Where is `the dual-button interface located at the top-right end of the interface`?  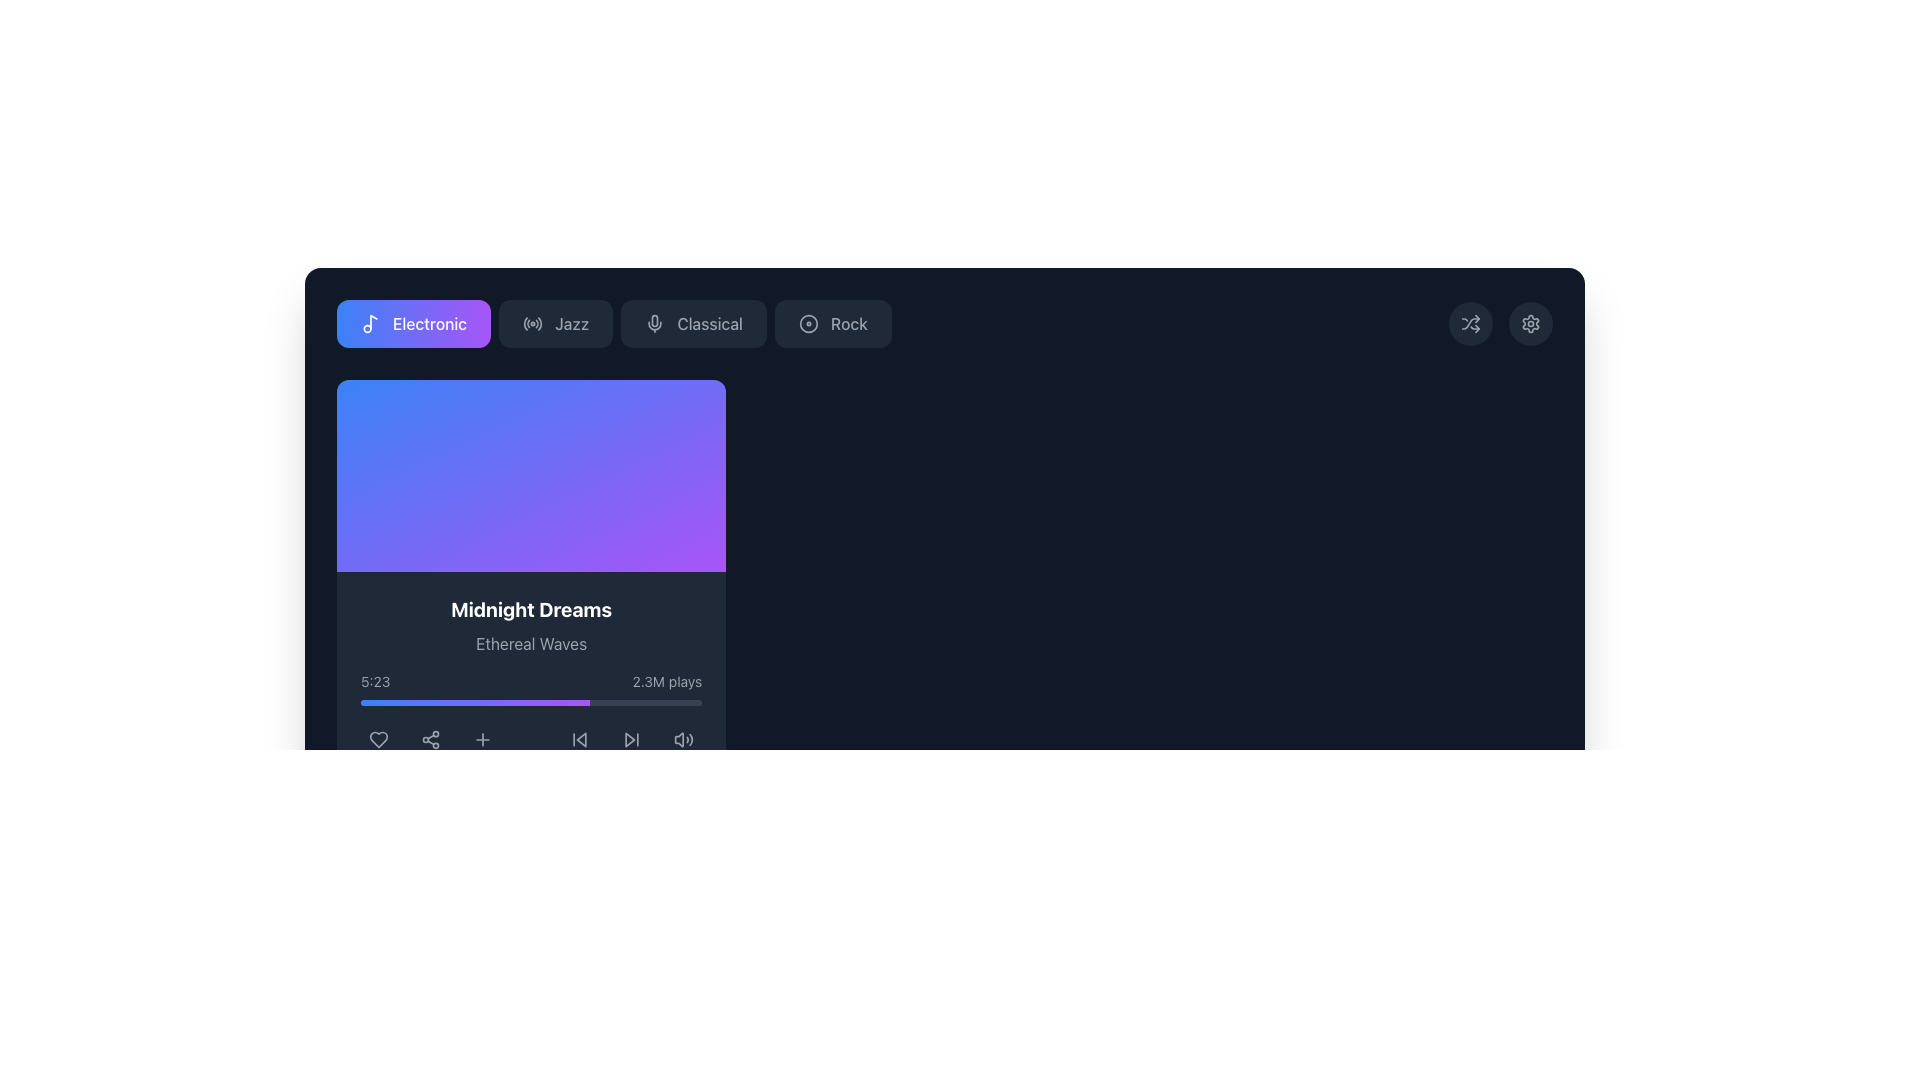
the dual-button interface located at the top-right end of the interface is located at coordinates (1501, 323).